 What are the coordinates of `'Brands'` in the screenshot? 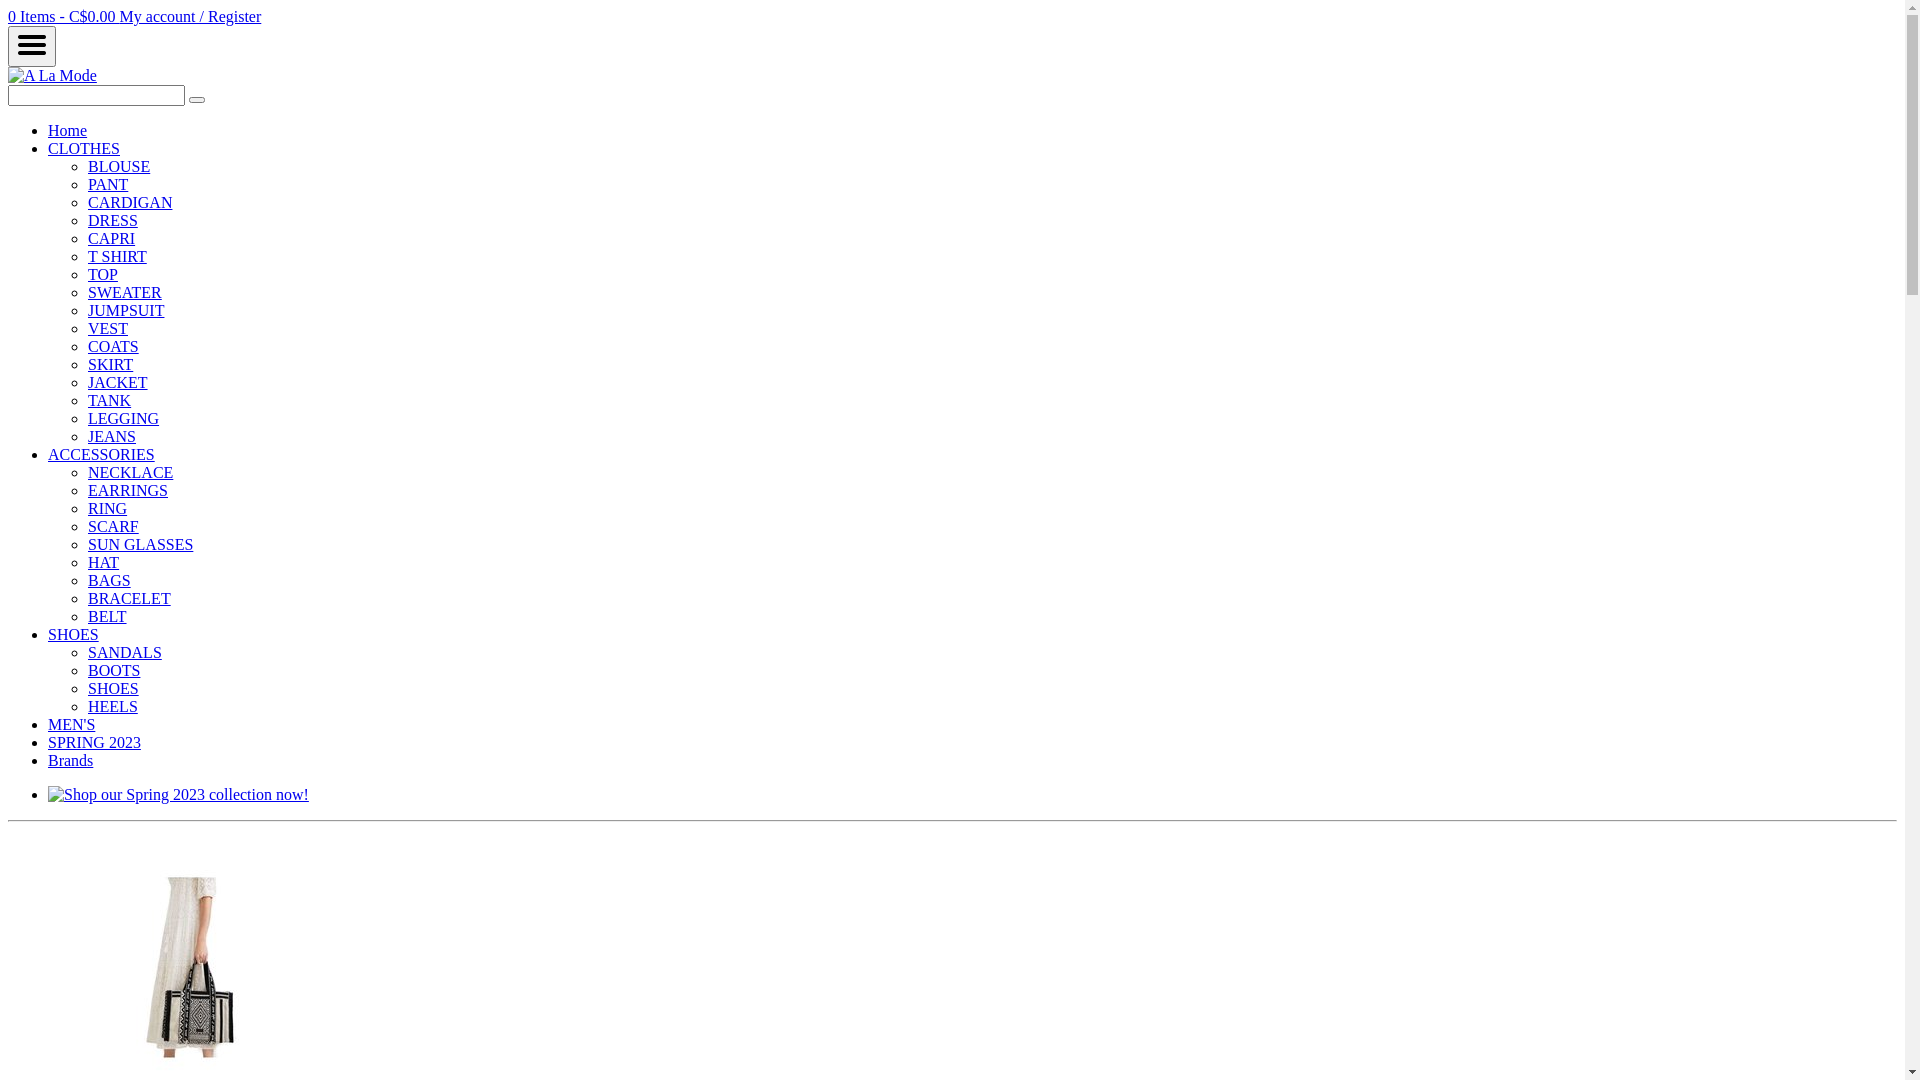 It's located at (70, 760).